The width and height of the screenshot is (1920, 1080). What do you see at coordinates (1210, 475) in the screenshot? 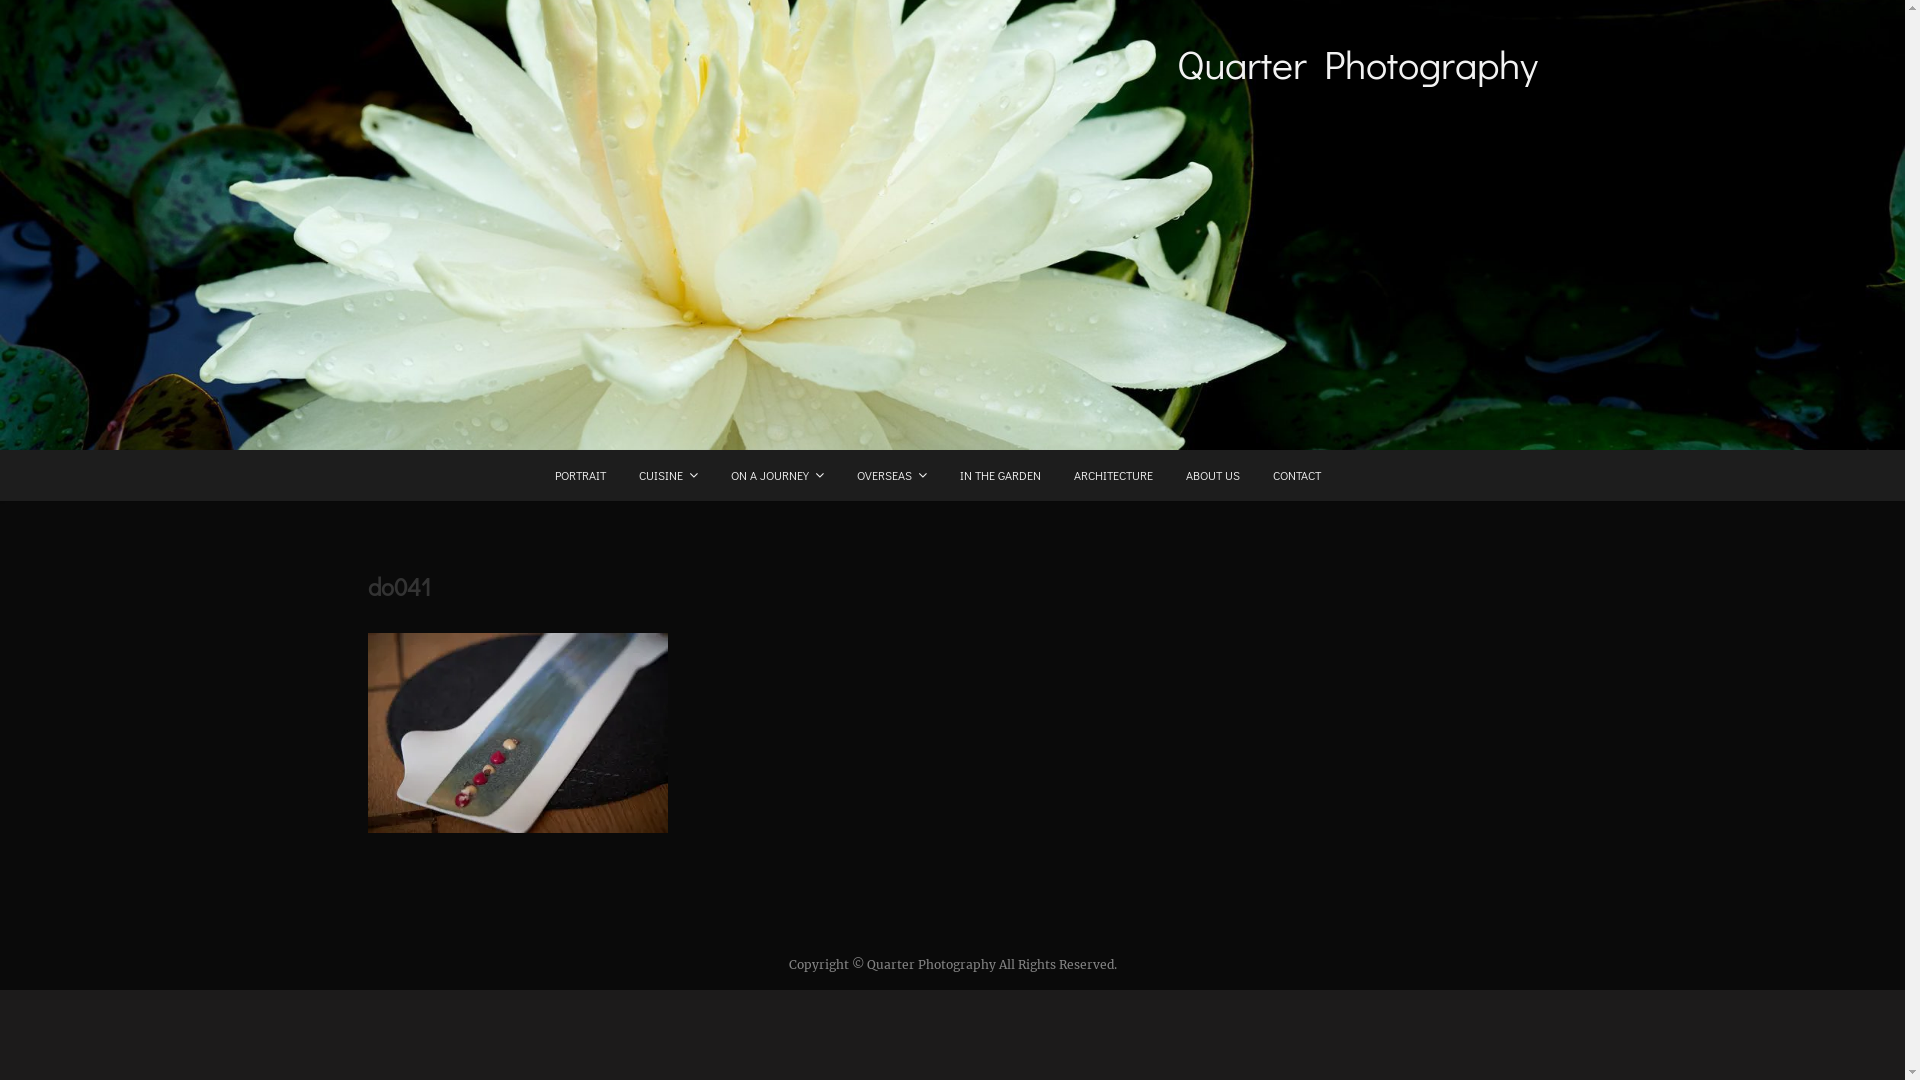
I see `'ABOUT US'` at bounding box center [1210, 475].